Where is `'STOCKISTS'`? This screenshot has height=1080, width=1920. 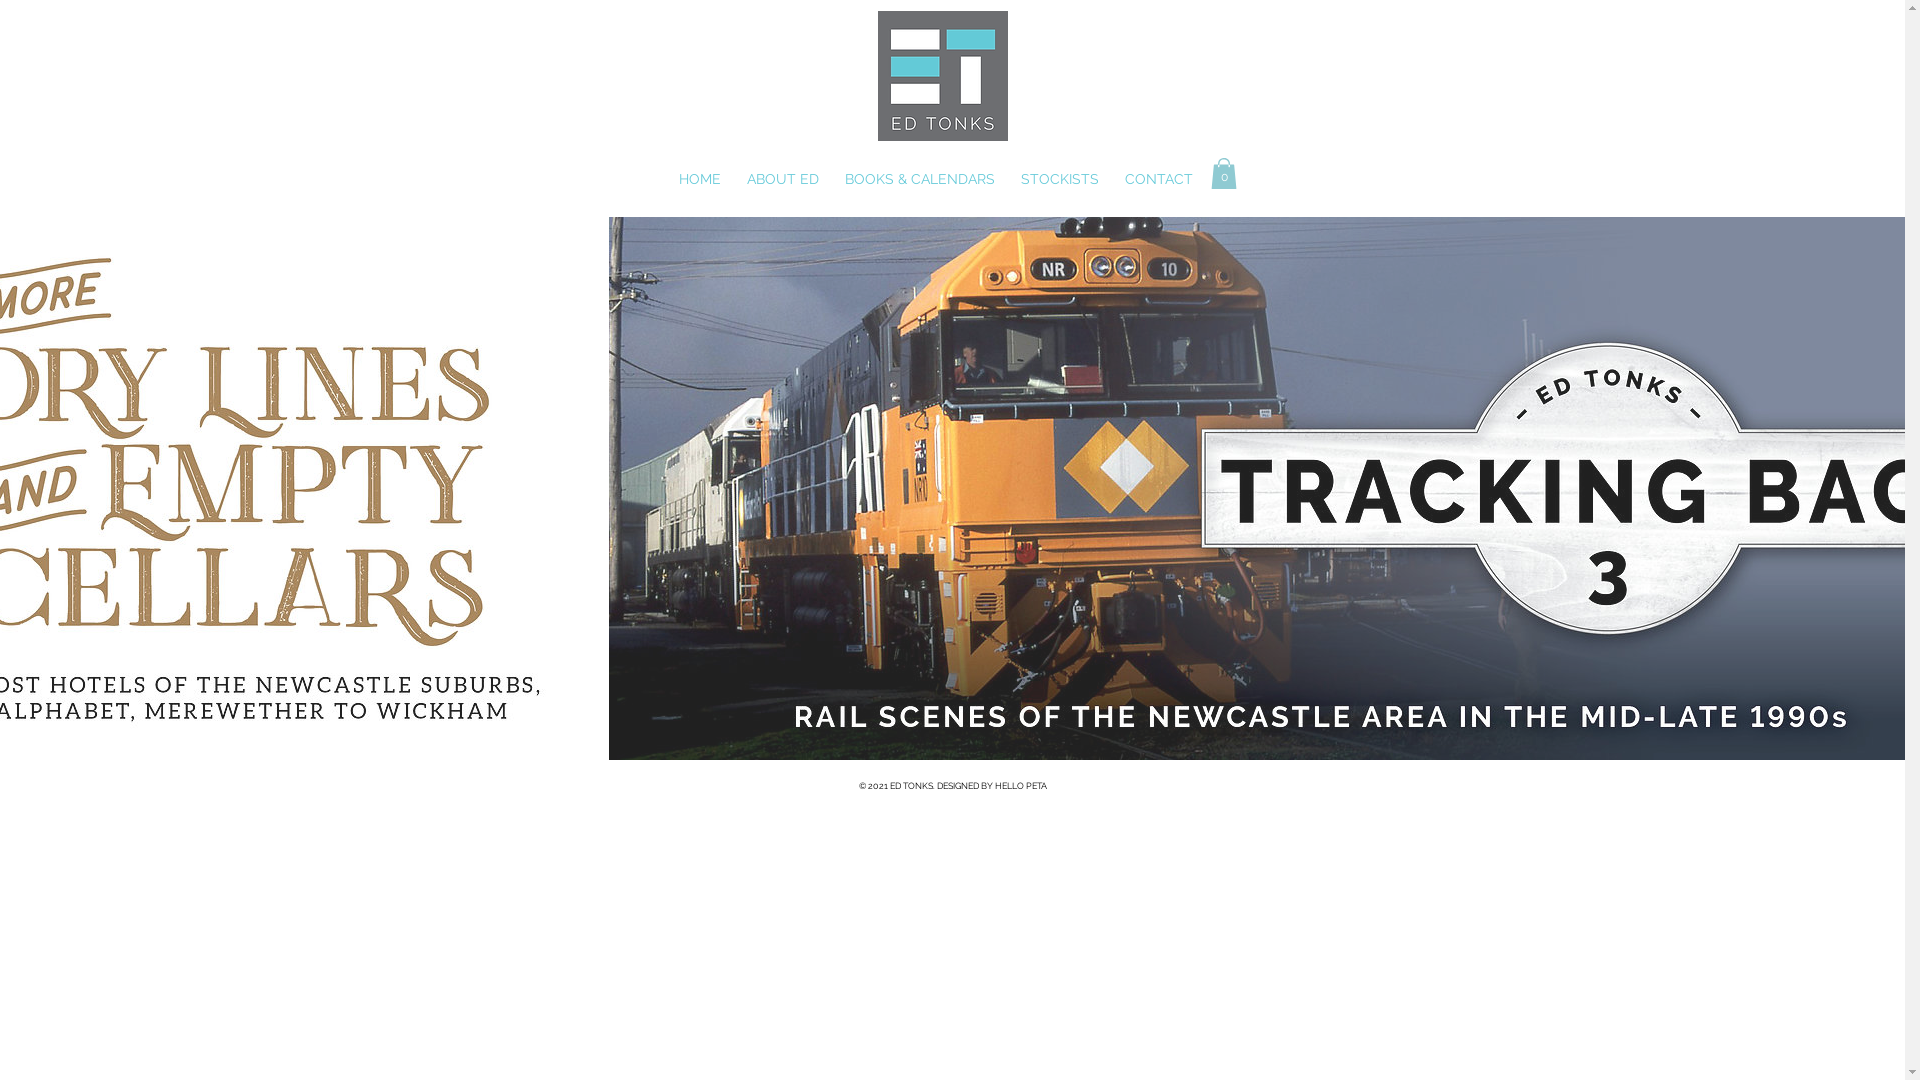 'STOCKISTS' is located at coordinates (1060, 178).